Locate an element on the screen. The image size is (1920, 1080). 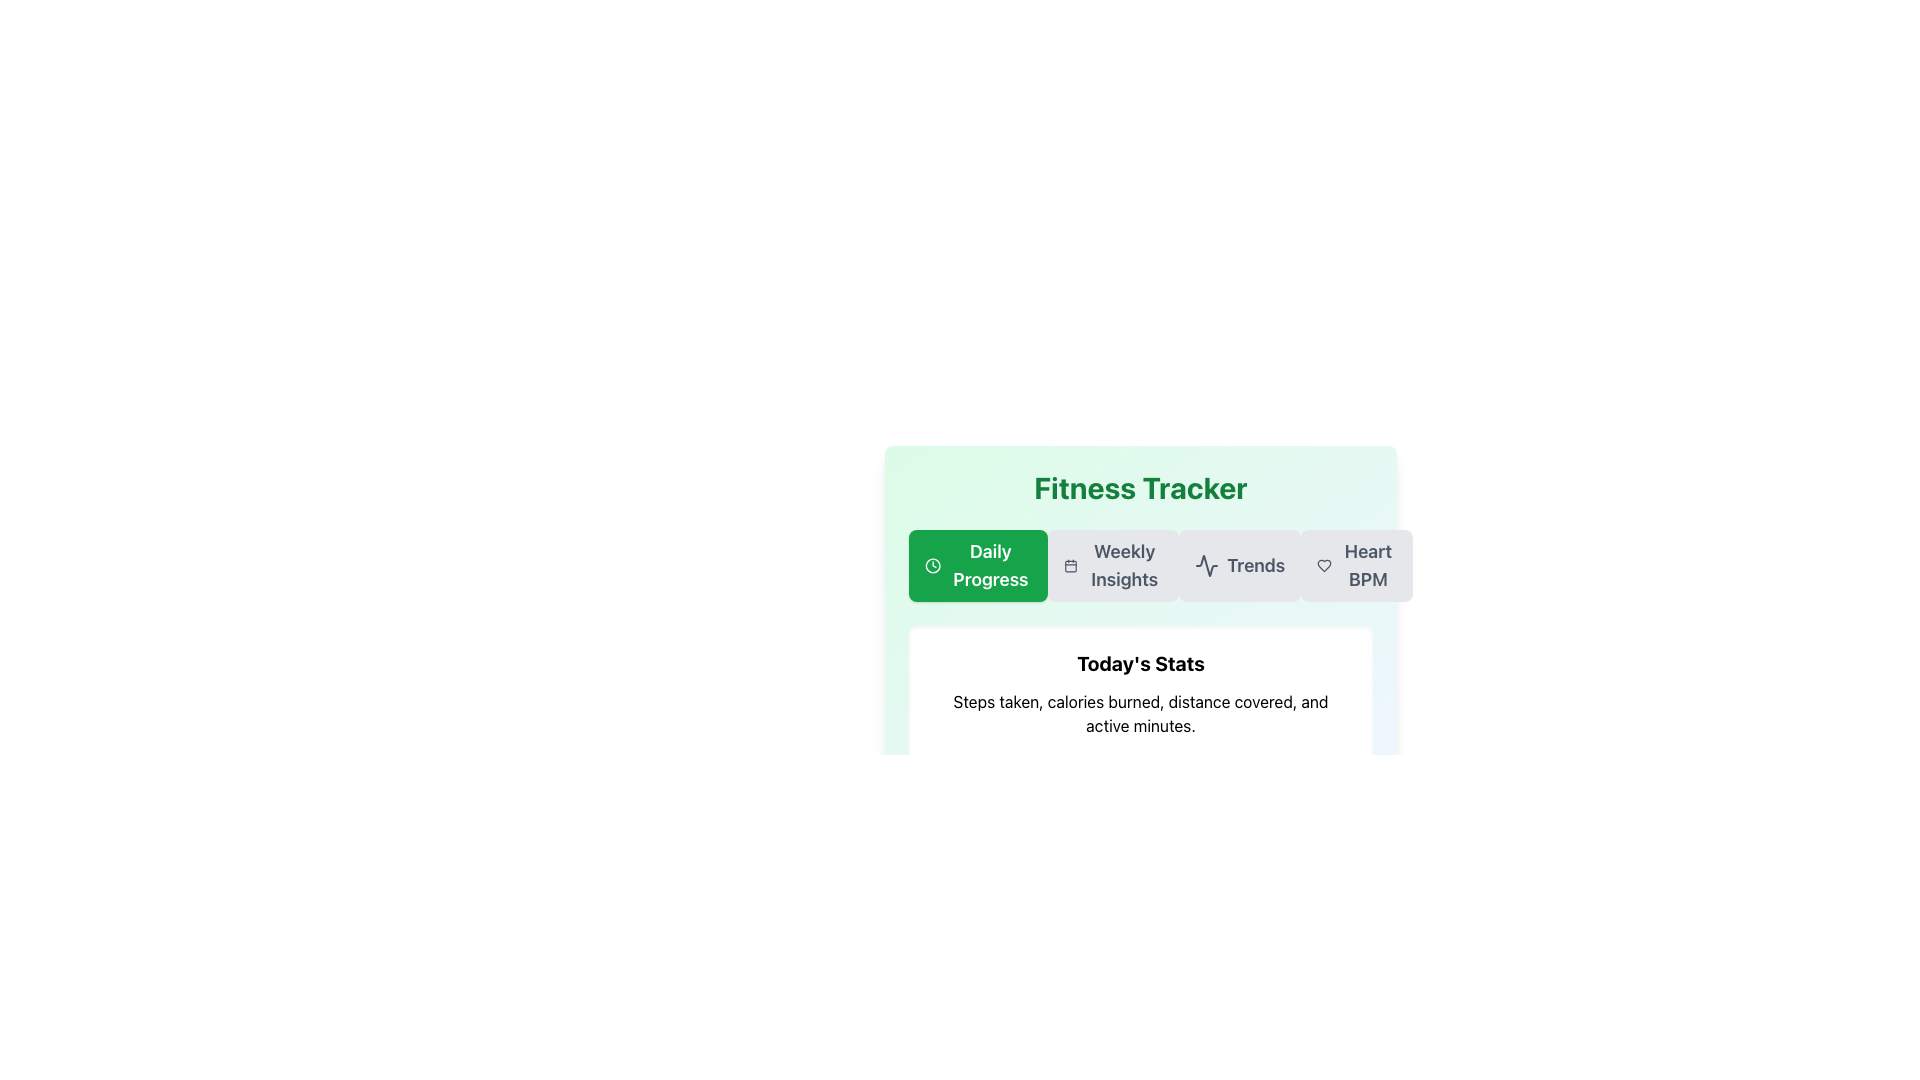
the Text Header that serves as a header for the daily fitness statistics section, located below the main header 'Fitness Tracker' is located at coordinates (1141, 663).